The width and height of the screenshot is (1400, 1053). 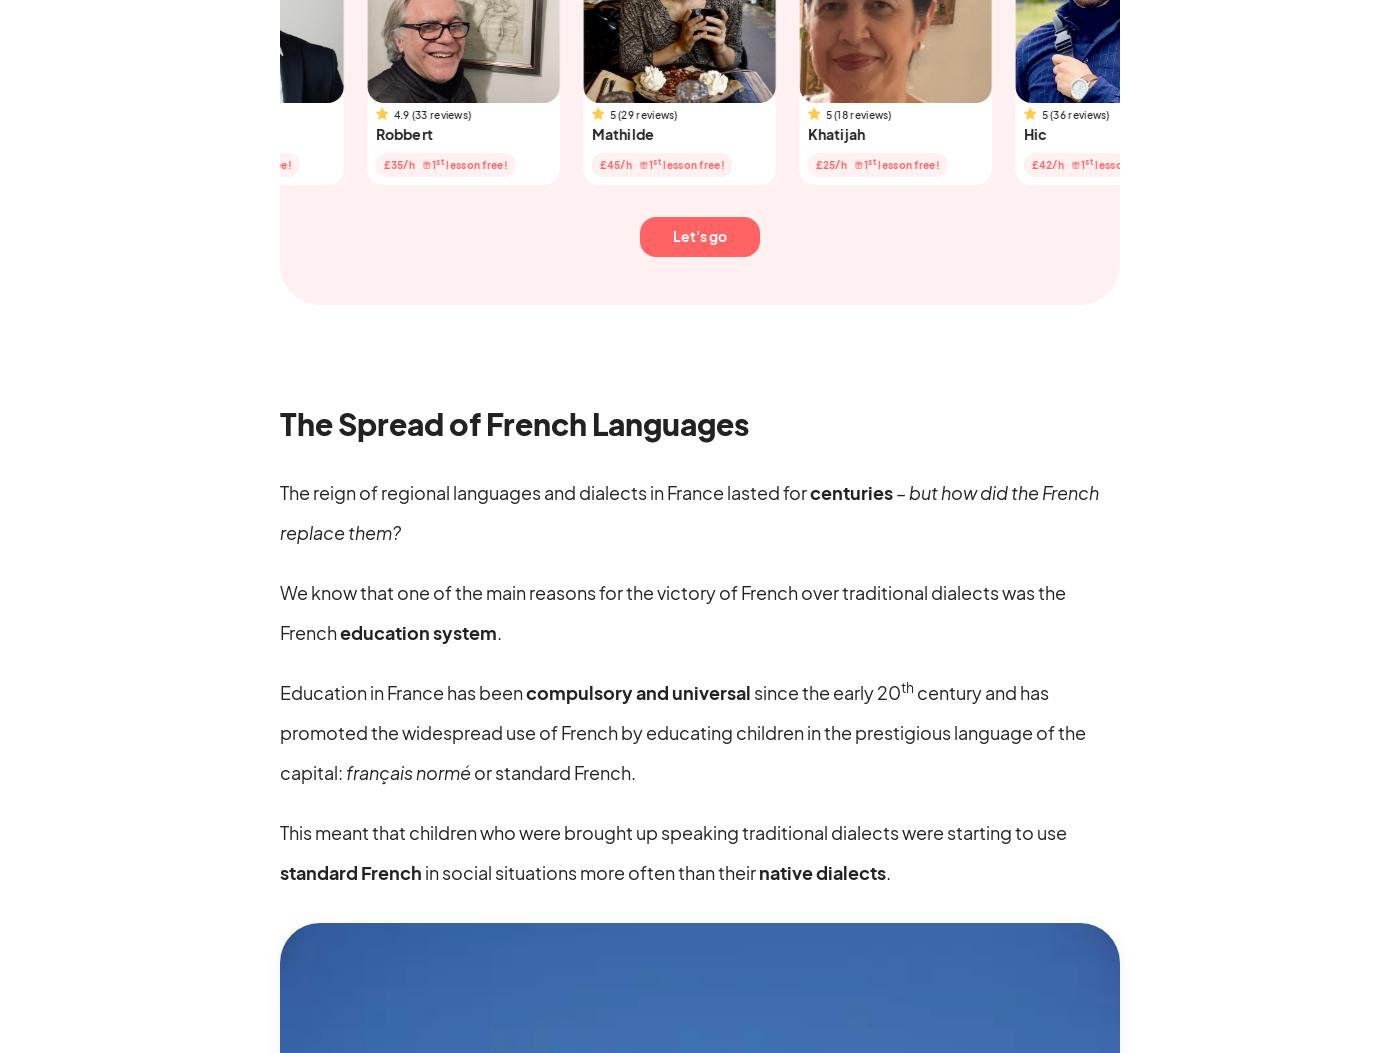 I want to click on 'çais norm', so click(x=378, y=771).